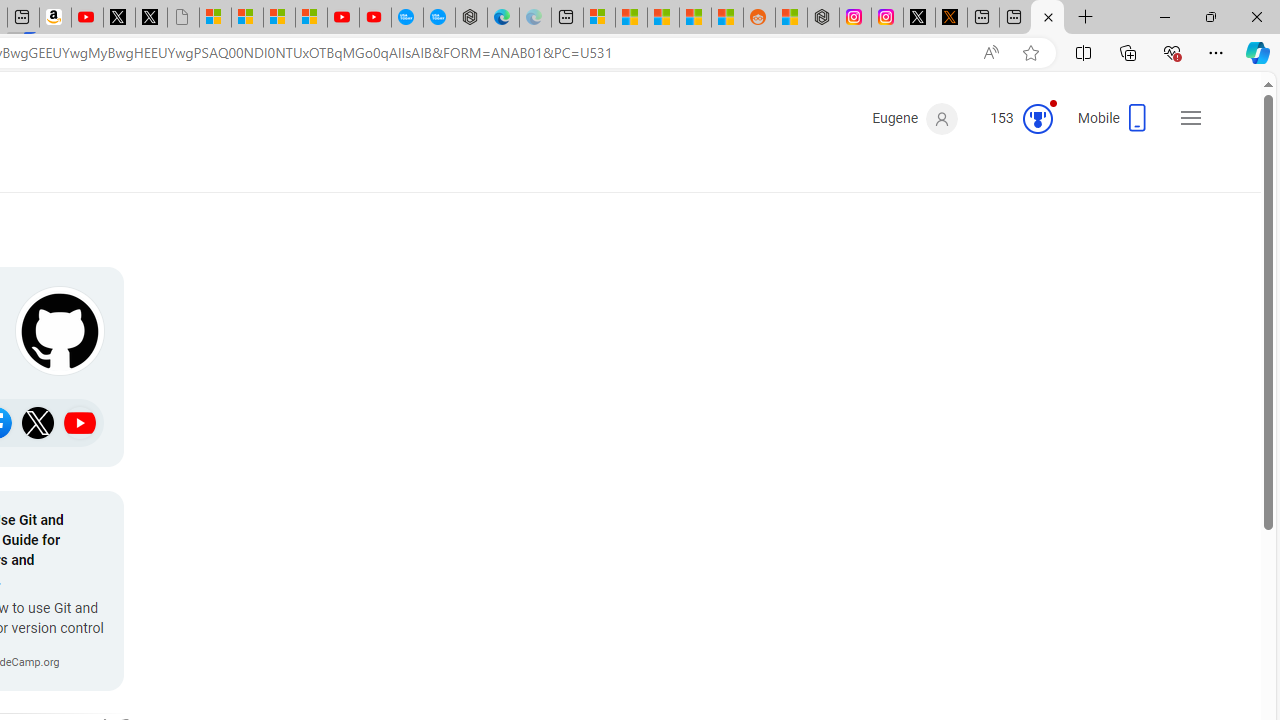  What do you see at coordinates (80, 422) in the screenshot?
I see `'Class: b_sitlk'` at bounding box center [80, 422].